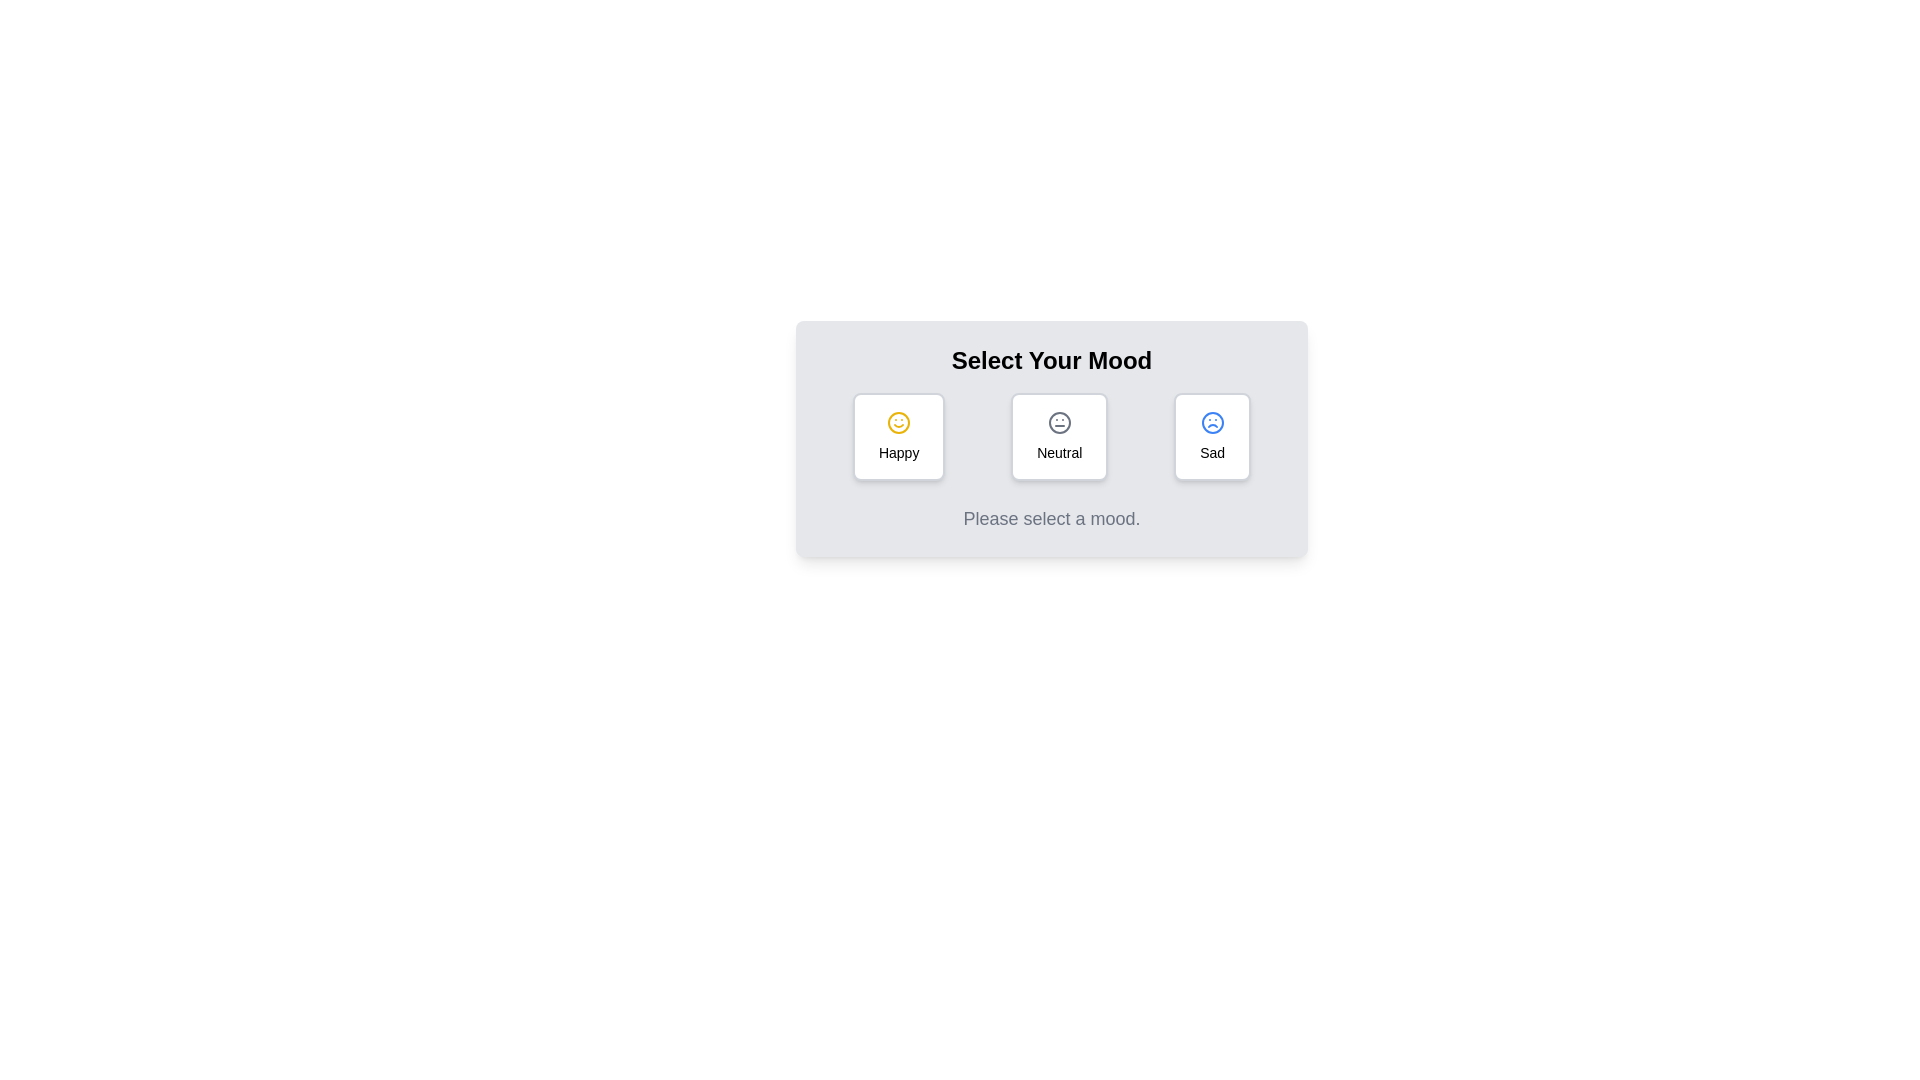  What do you see at coordinates (1058, 422) in the screenshot?
I see `the circular graphical element representing the neutral mood in the SVG illustration, located in the middle of the three mood options under the 'Select Your Mood' title` at bounding box center [1058, 422].